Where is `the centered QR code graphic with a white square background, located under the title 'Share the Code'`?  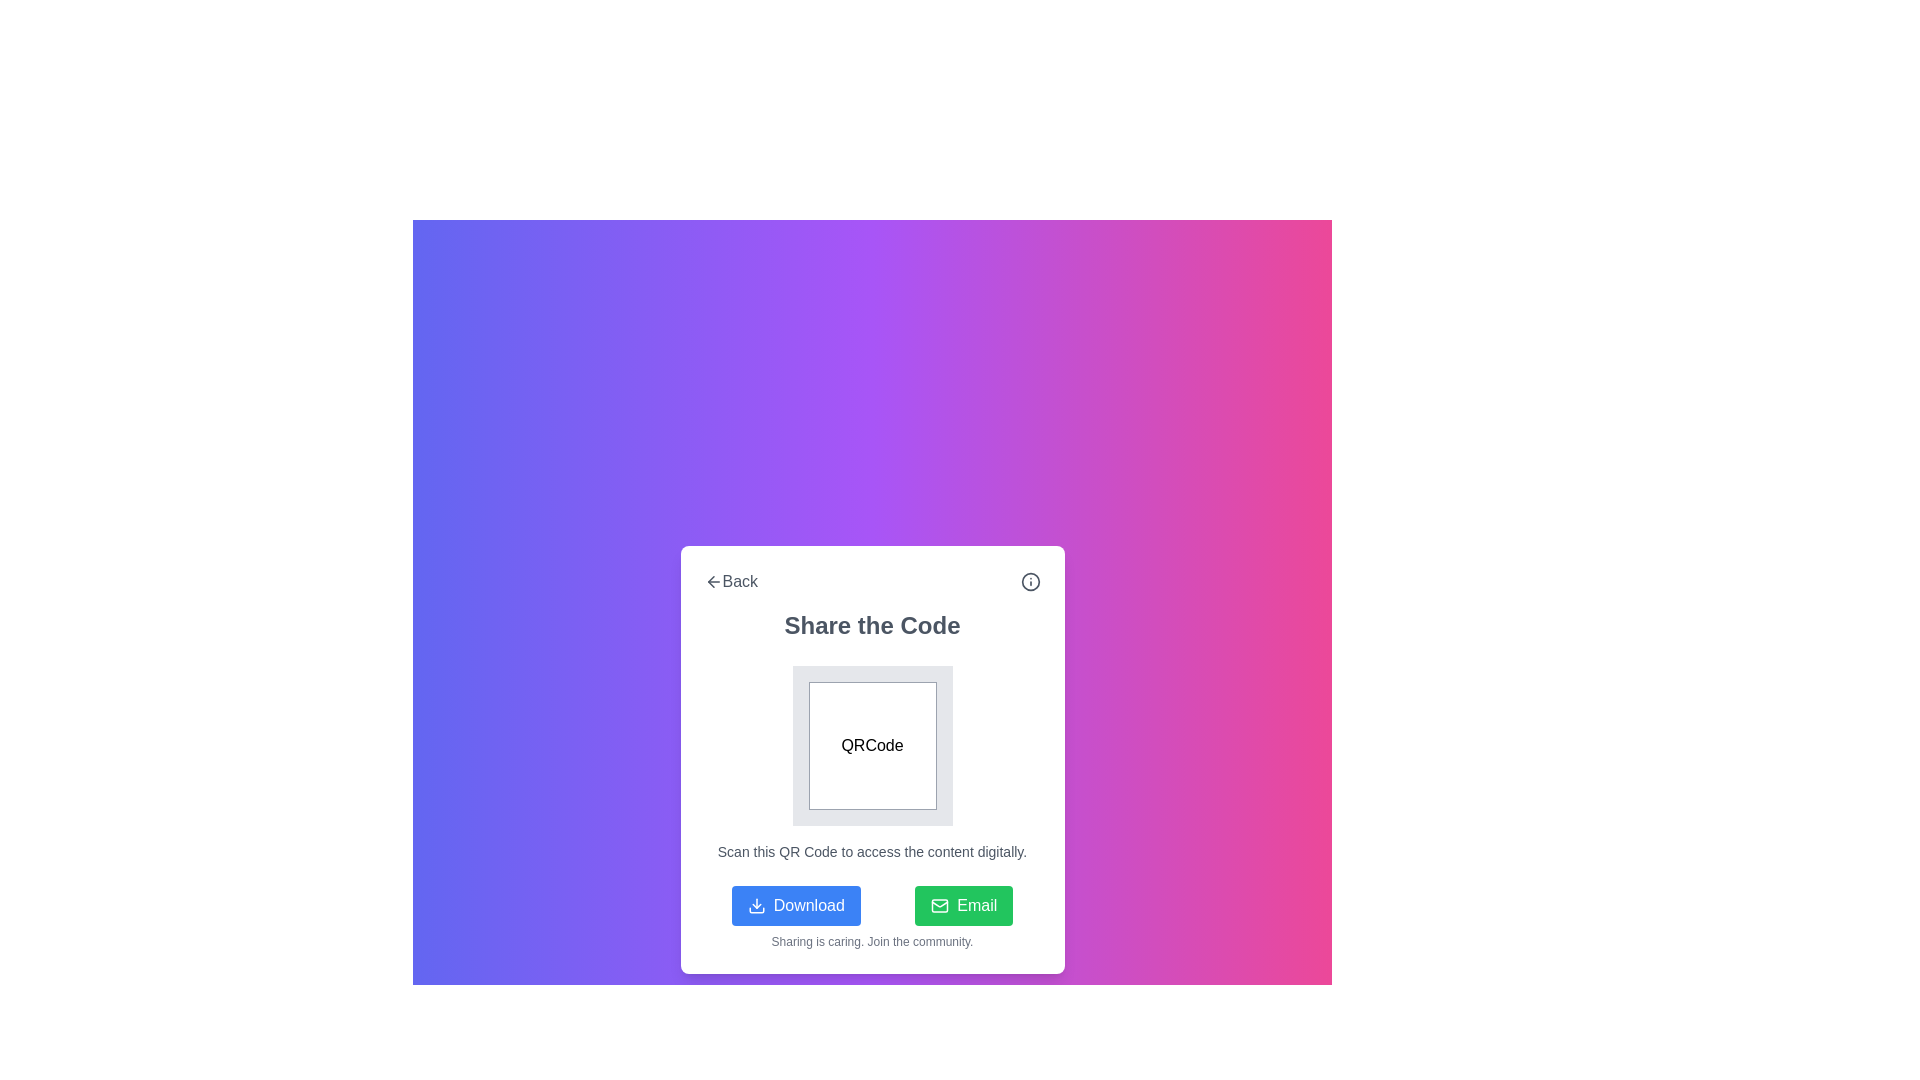
the centered QR code graphic with a white square background, located under the title 'Share the Code' is located at coordinates (872, 745).